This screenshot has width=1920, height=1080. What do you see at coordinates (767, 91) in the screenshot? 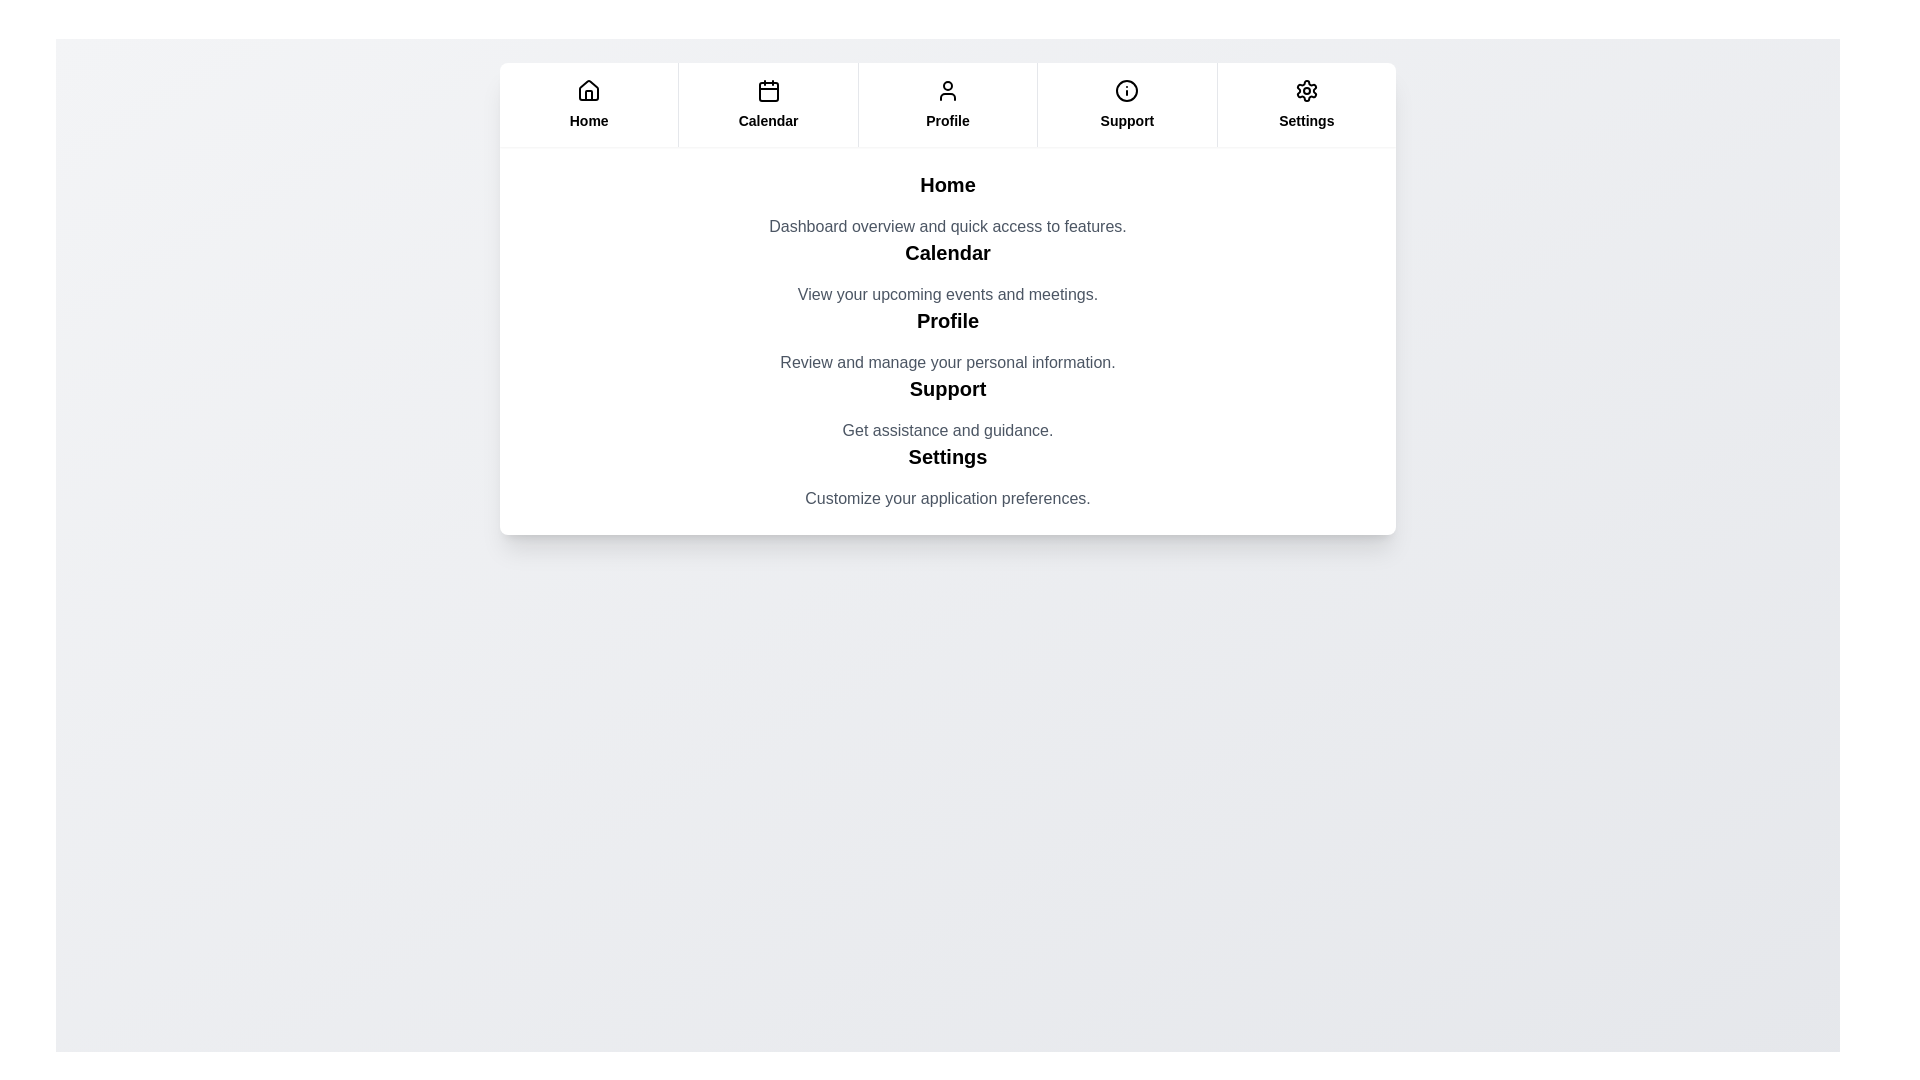
I see `the 'Calendar' icon located in the horizontal menu at the top, which serves as the visual anchor for the Calendar tab` at bounding box center [767, 91].